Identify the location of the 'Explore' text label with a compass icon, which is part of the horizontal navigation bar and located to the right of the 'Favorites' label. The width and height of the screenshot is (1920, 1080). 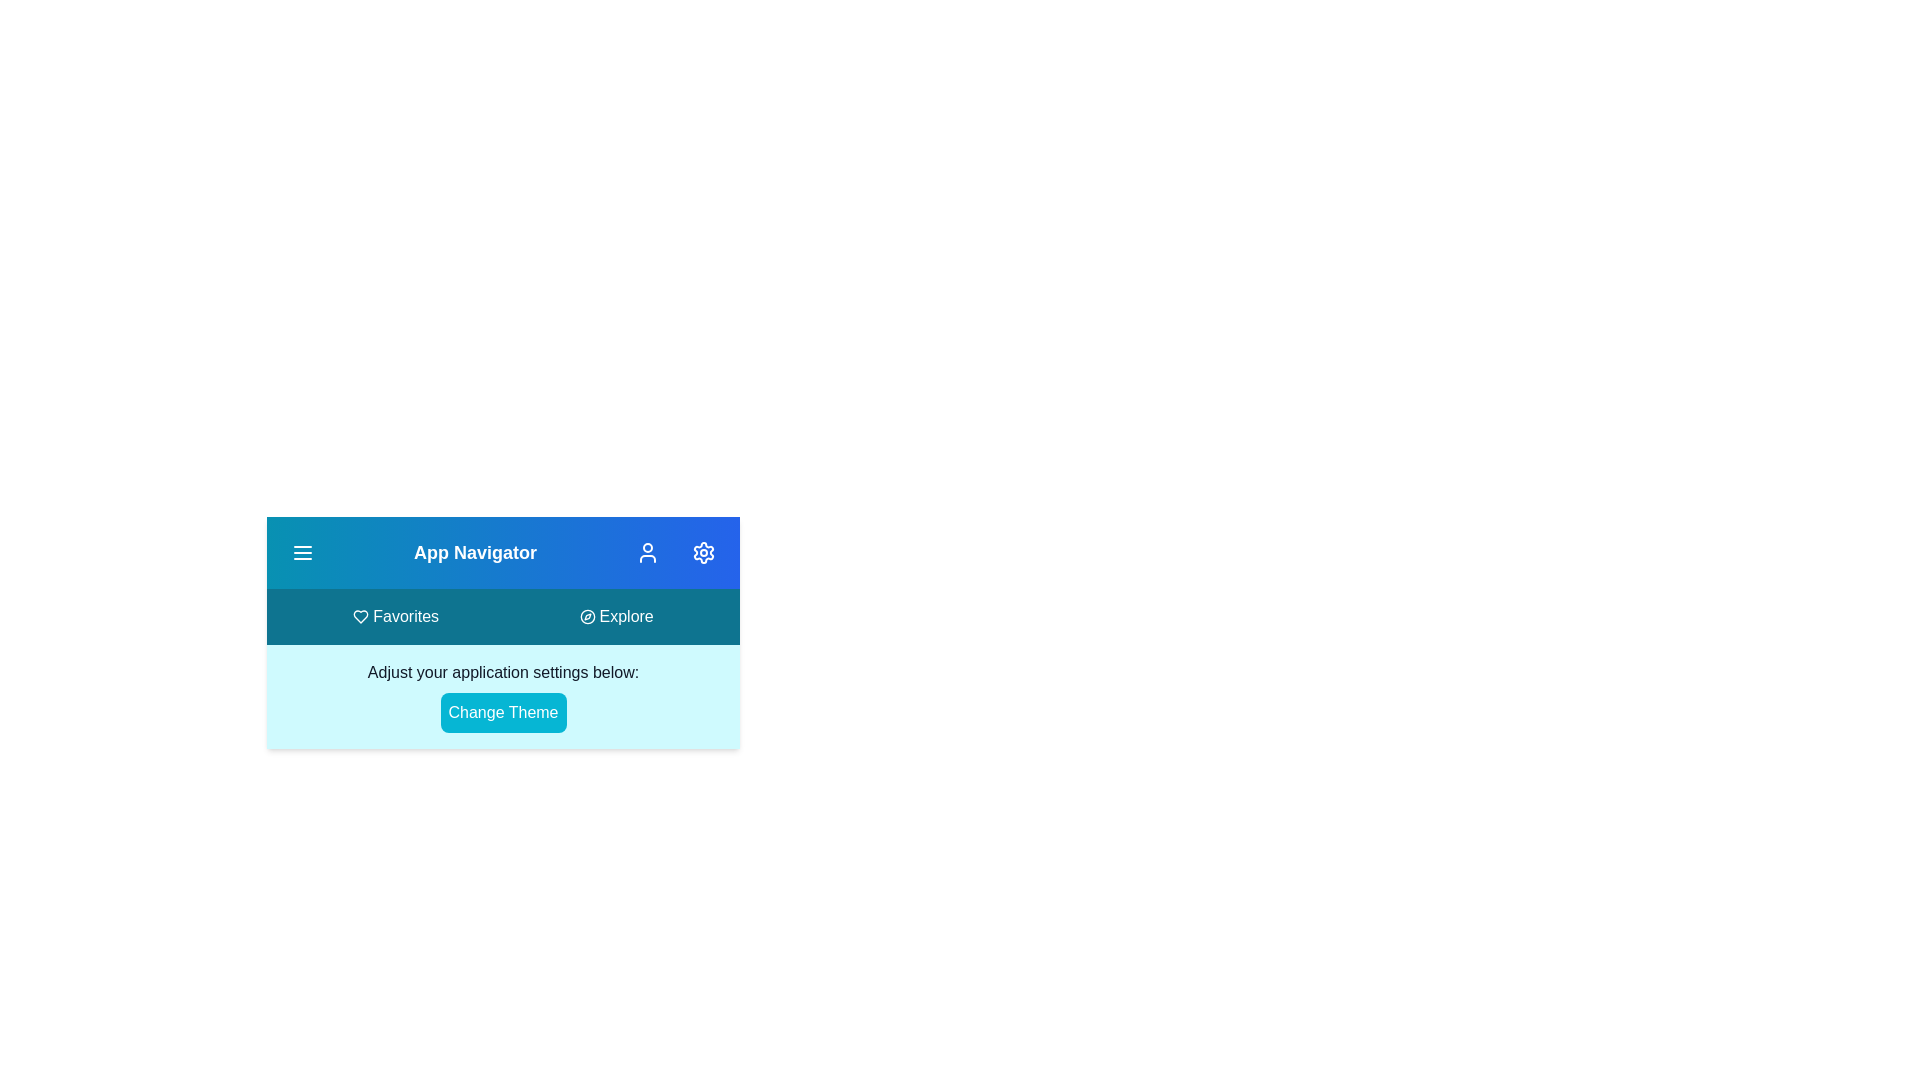
(615, 616).